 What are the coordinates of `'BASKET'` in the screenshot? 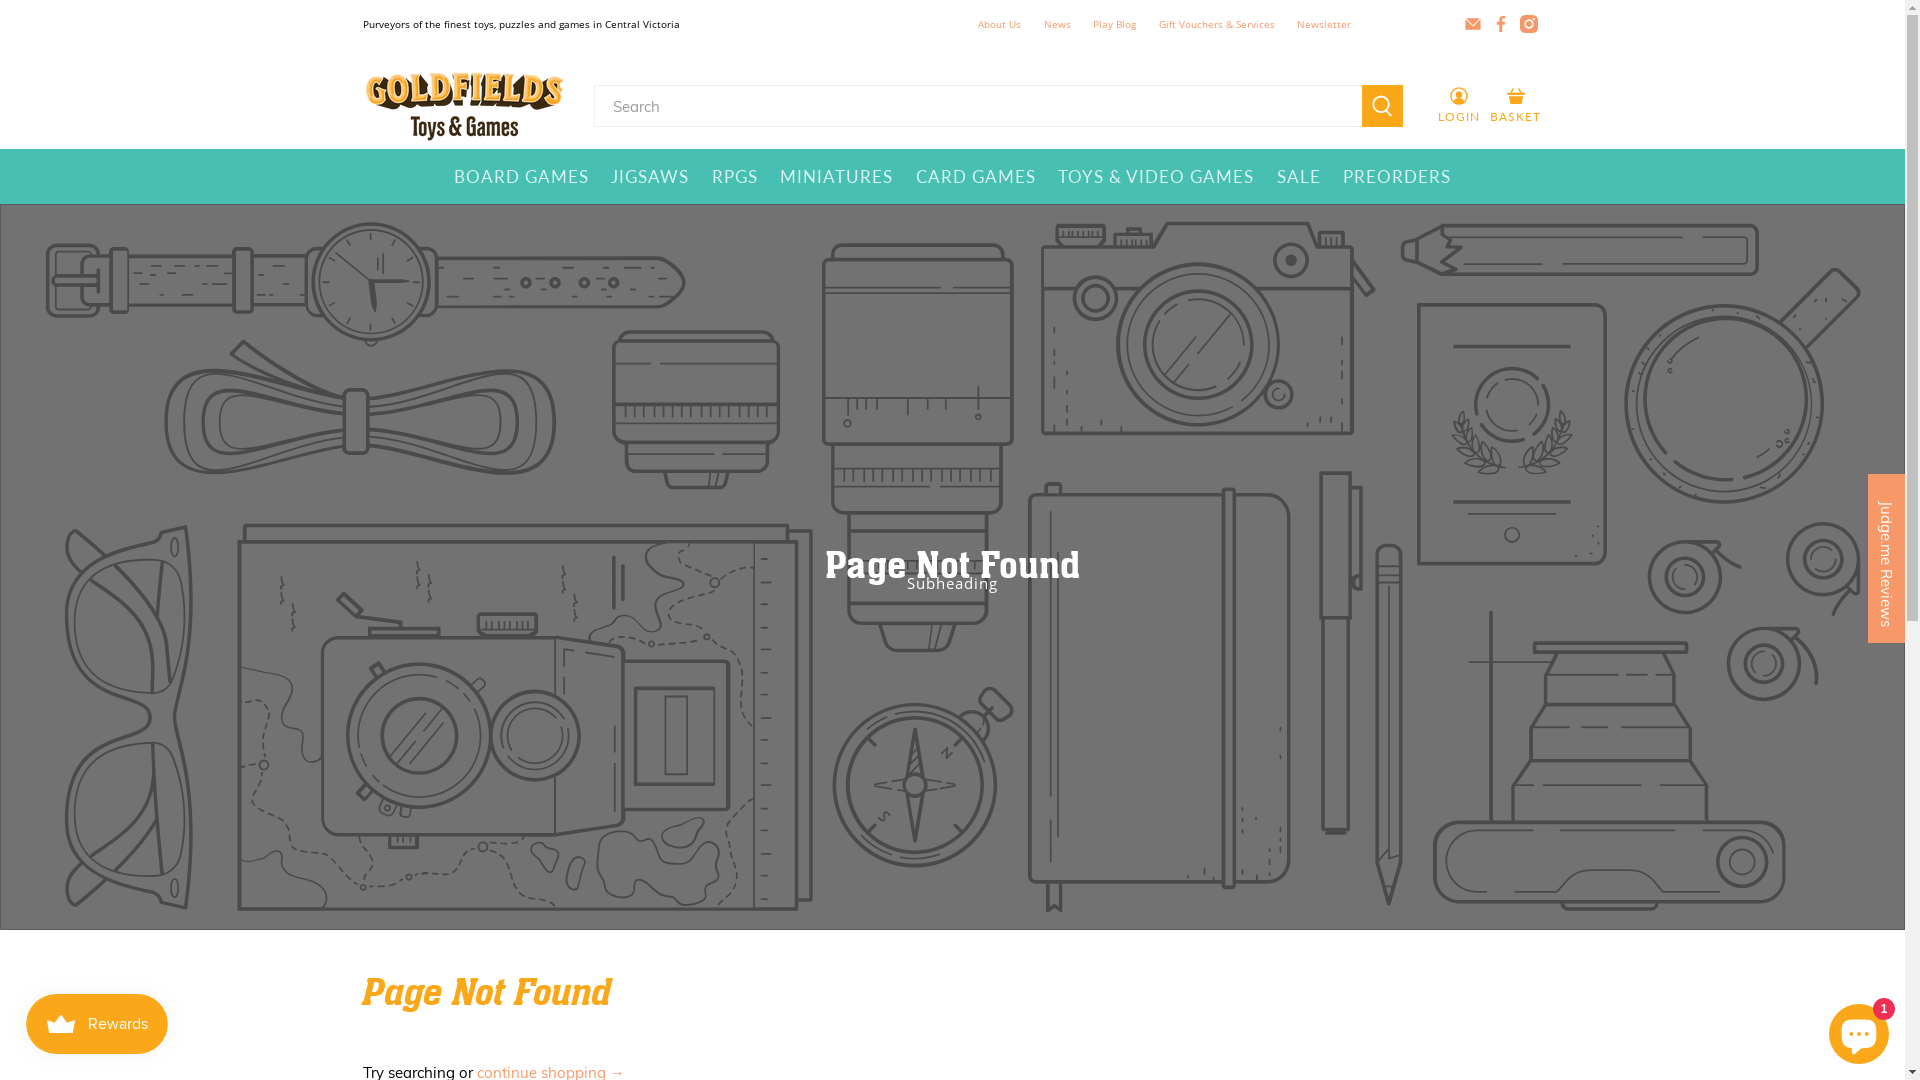 It's located at (1515, 106).